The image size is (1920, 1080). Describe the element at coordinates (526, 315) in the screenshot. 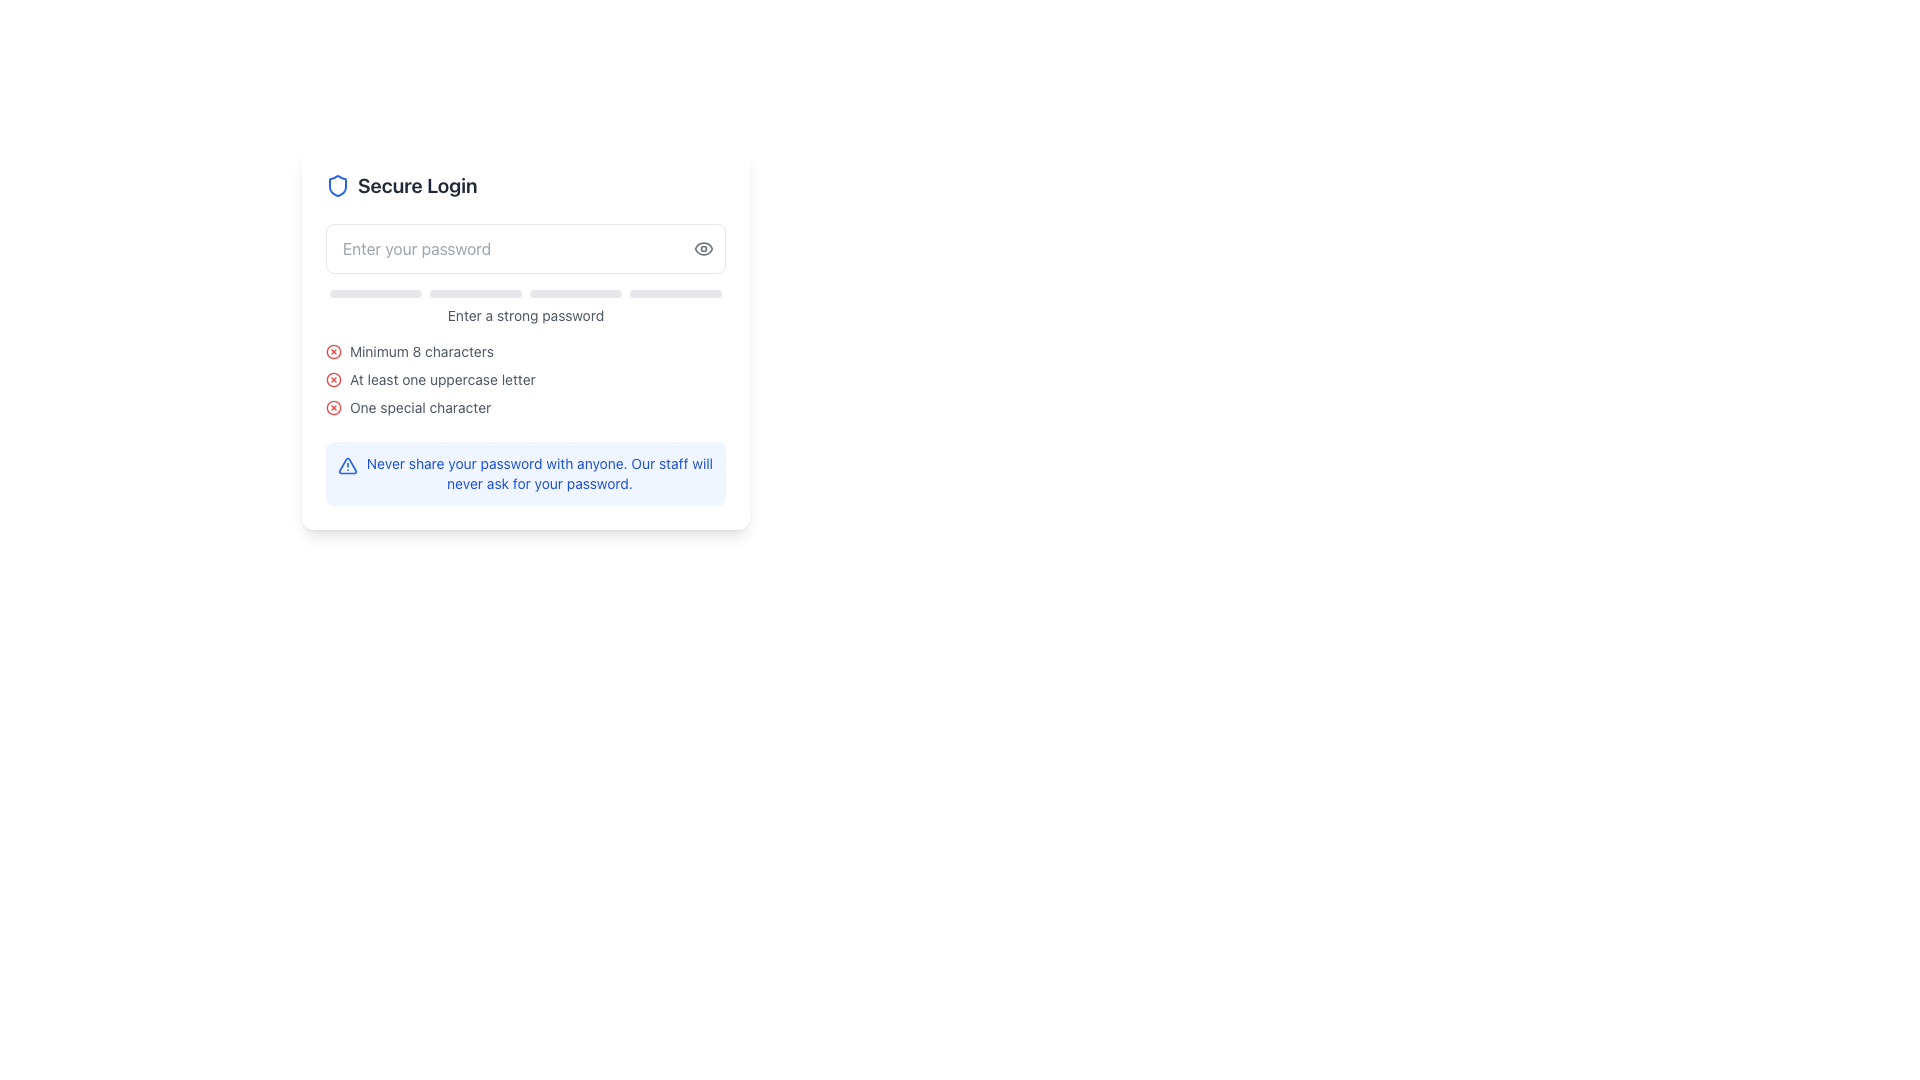

I see `the text label displaying 'Enter a strong password', which is styled in small gray font and located below a set of four progress indicators` at that location.